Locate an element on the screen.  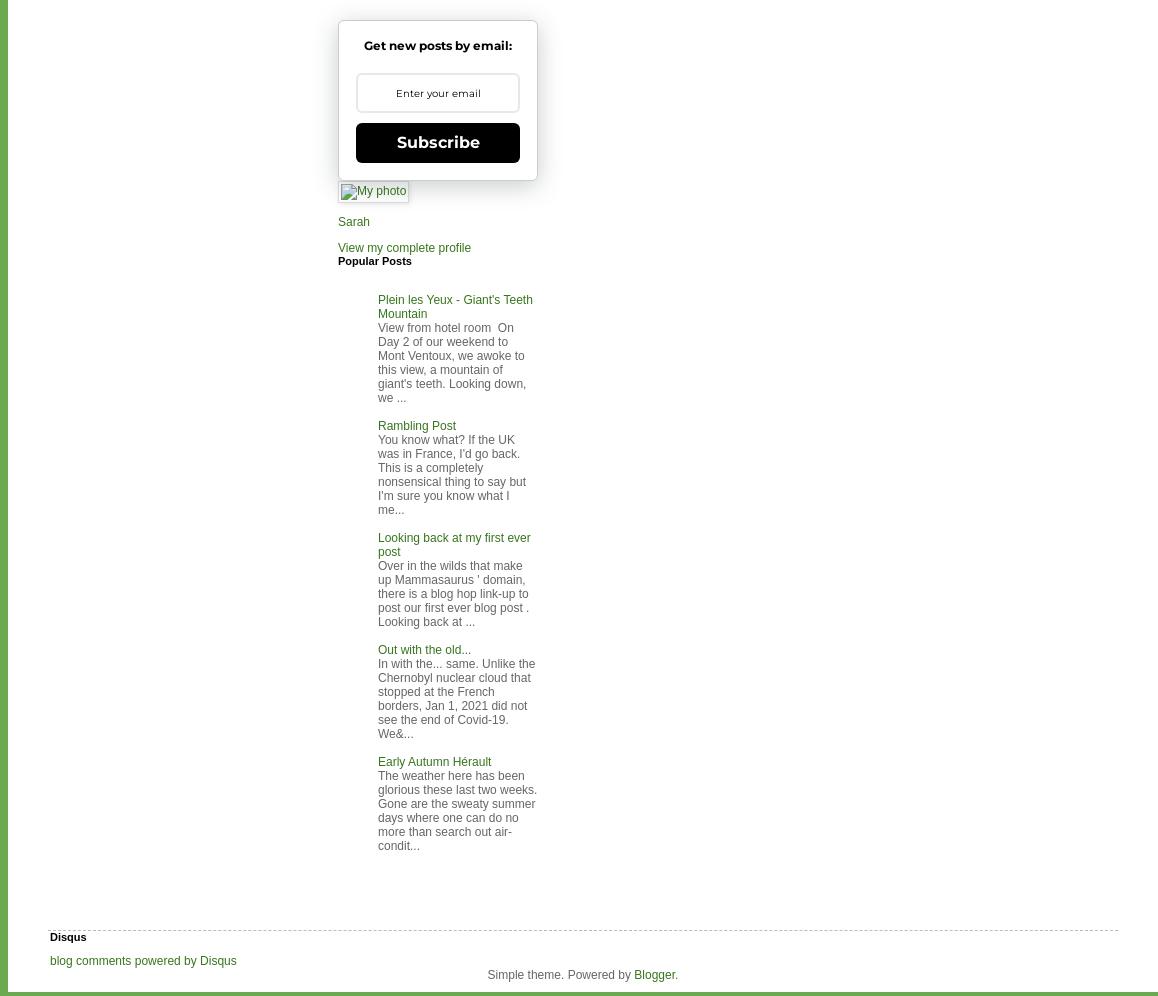
'blog comments powered by' is located at coordinates (123, 960).